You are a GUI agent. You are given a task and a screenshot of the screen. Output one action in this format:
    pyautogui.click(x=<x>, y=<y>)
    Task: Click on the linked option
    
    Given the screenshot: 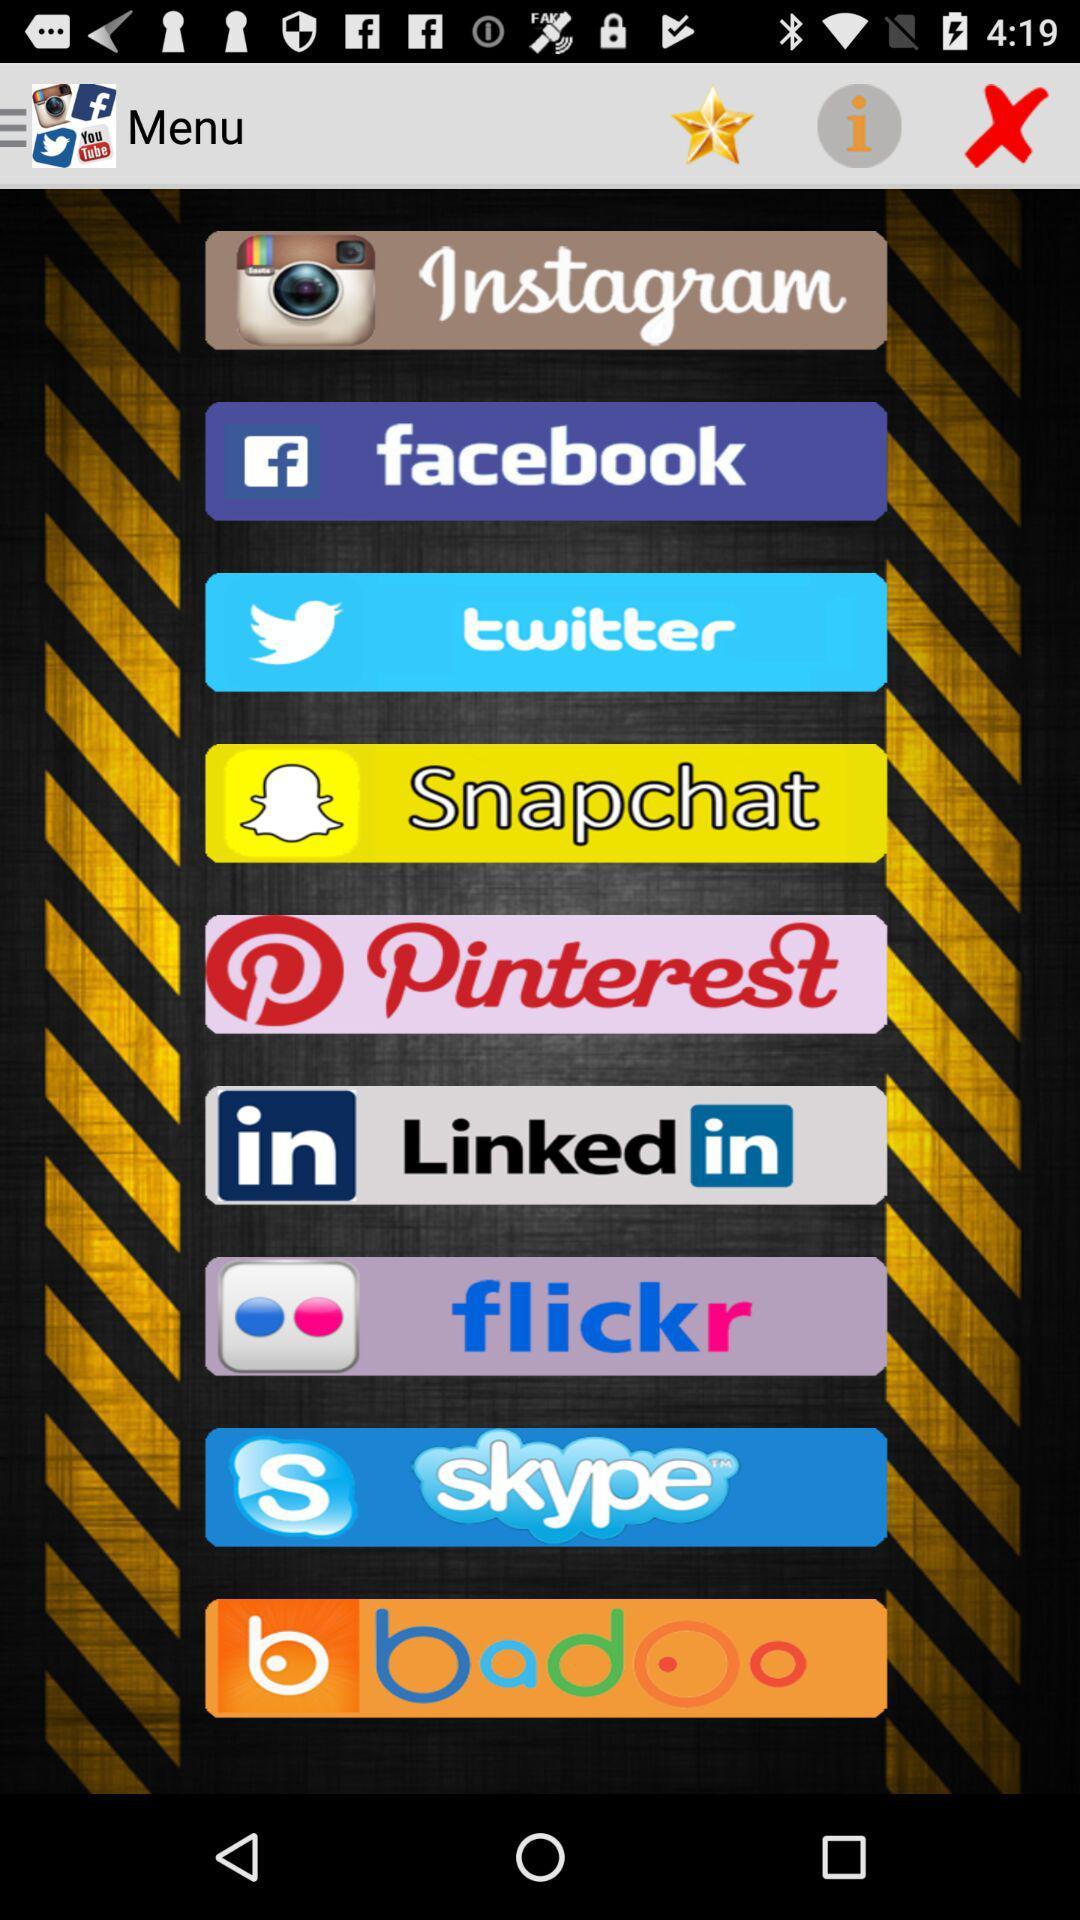 What is the action you would take?
    pyautogui.click(x=540, y=1151)
    